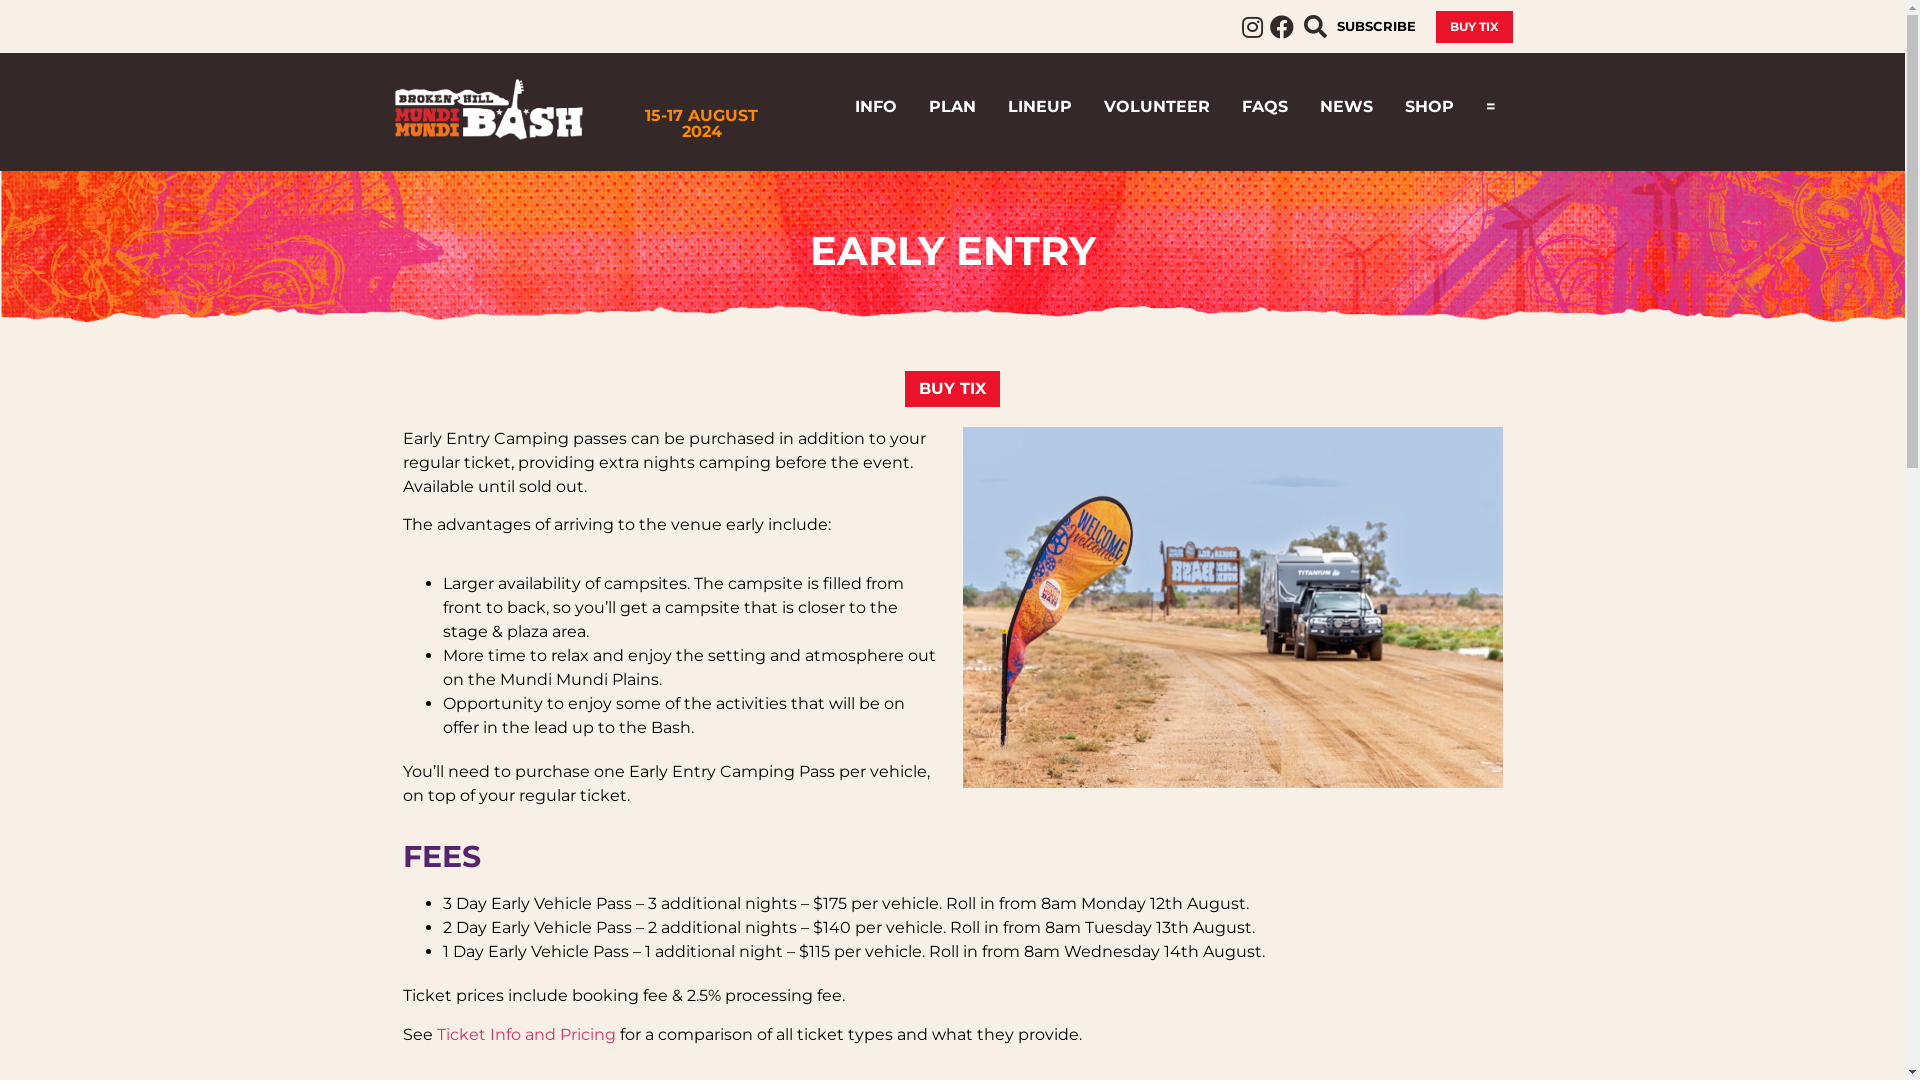 The image size is (1920, 1080). I want to click on 'LINEUP', so click(1040, 107).